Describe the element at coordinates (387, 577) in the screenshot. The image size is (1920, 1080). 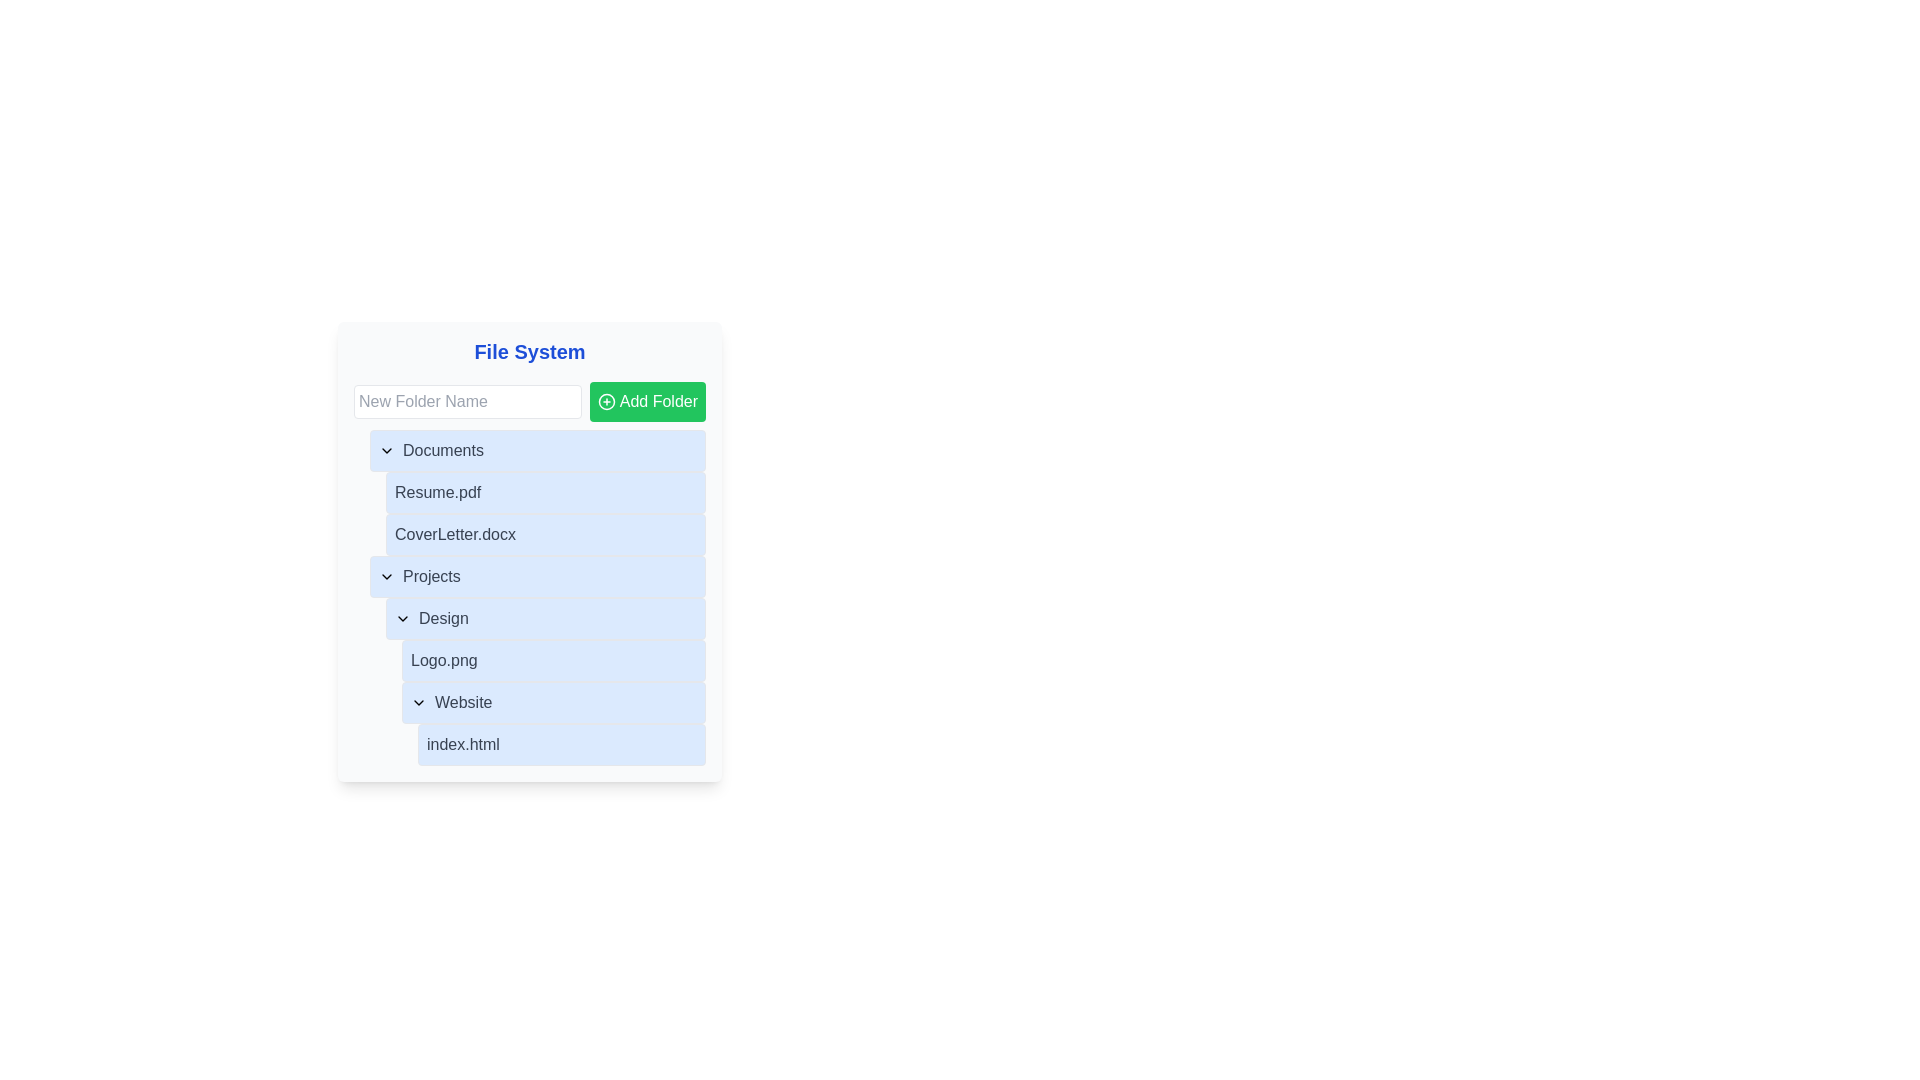
I see `the small downward-pointing chevron toggle button, which is outlined and located` at that location.